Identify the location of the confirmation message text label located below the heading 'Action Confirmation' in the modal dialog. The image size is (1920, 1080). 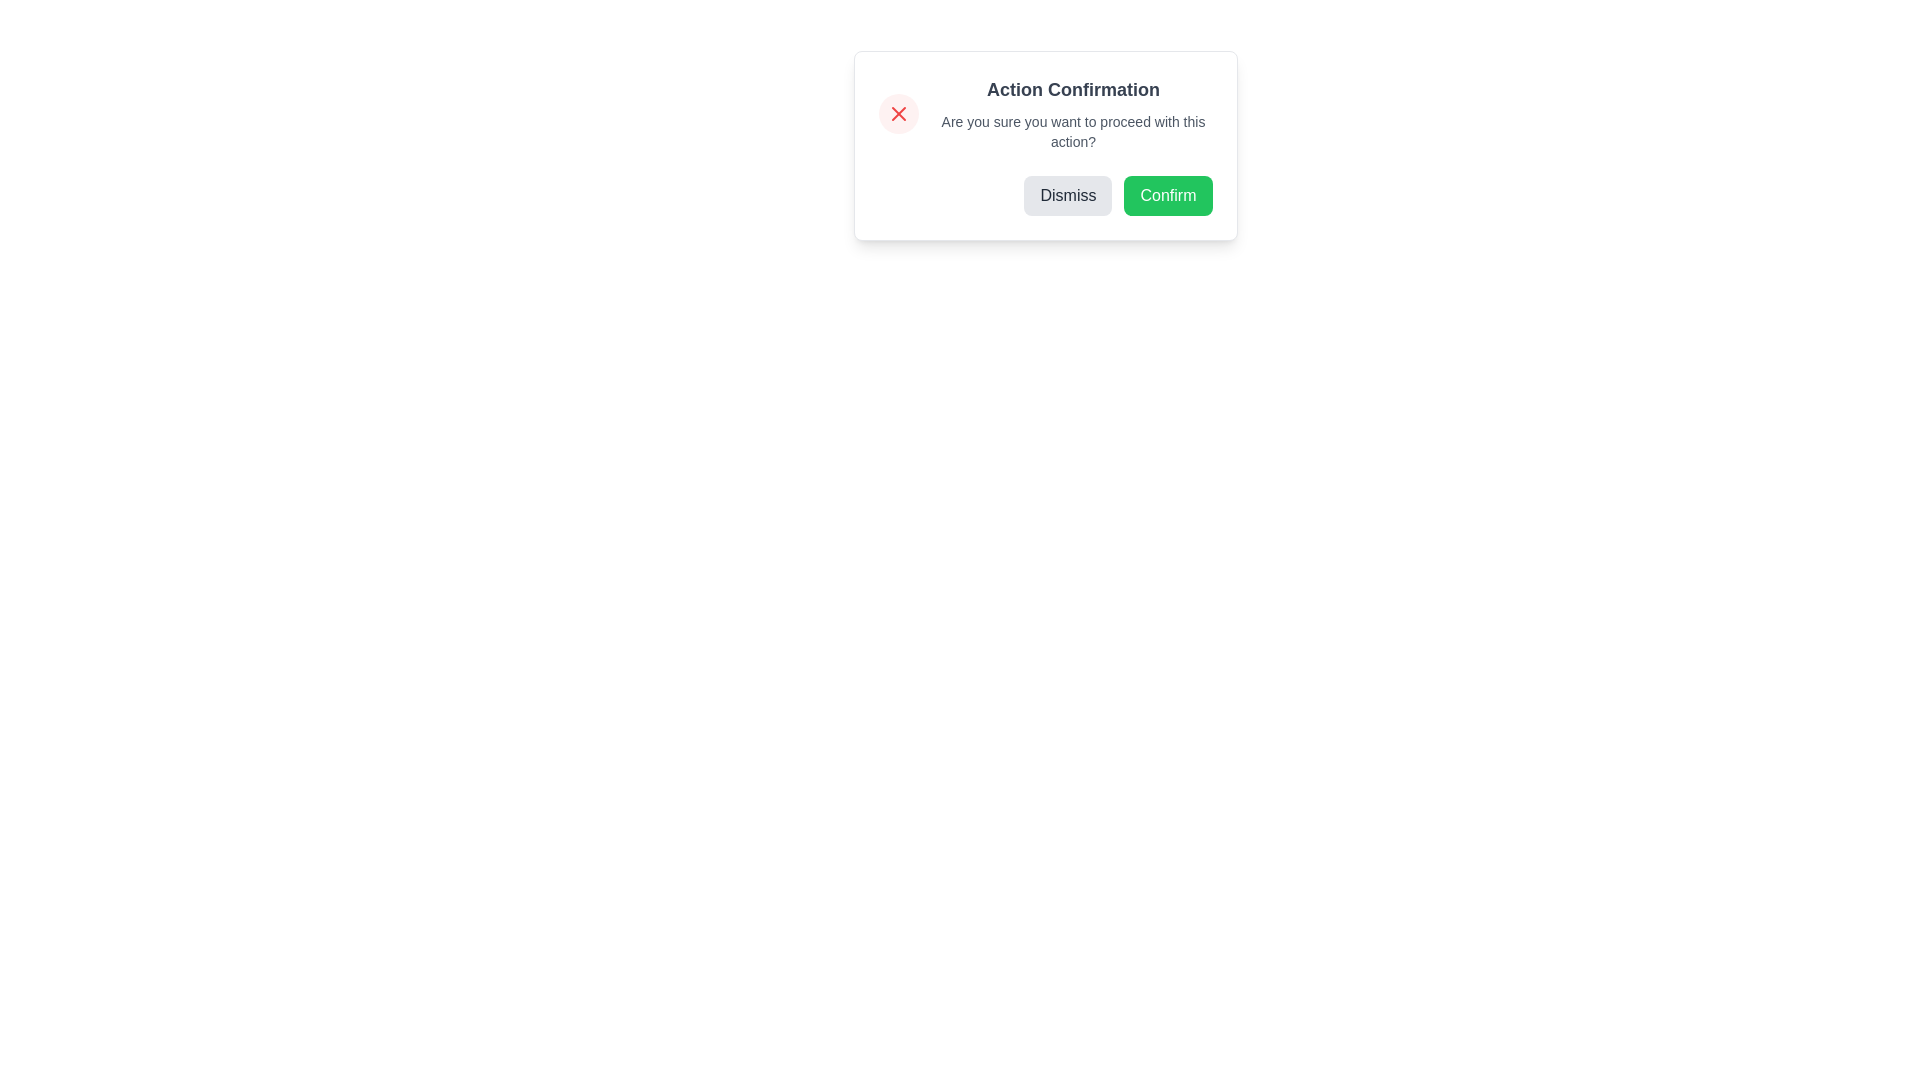
(1072, 131).